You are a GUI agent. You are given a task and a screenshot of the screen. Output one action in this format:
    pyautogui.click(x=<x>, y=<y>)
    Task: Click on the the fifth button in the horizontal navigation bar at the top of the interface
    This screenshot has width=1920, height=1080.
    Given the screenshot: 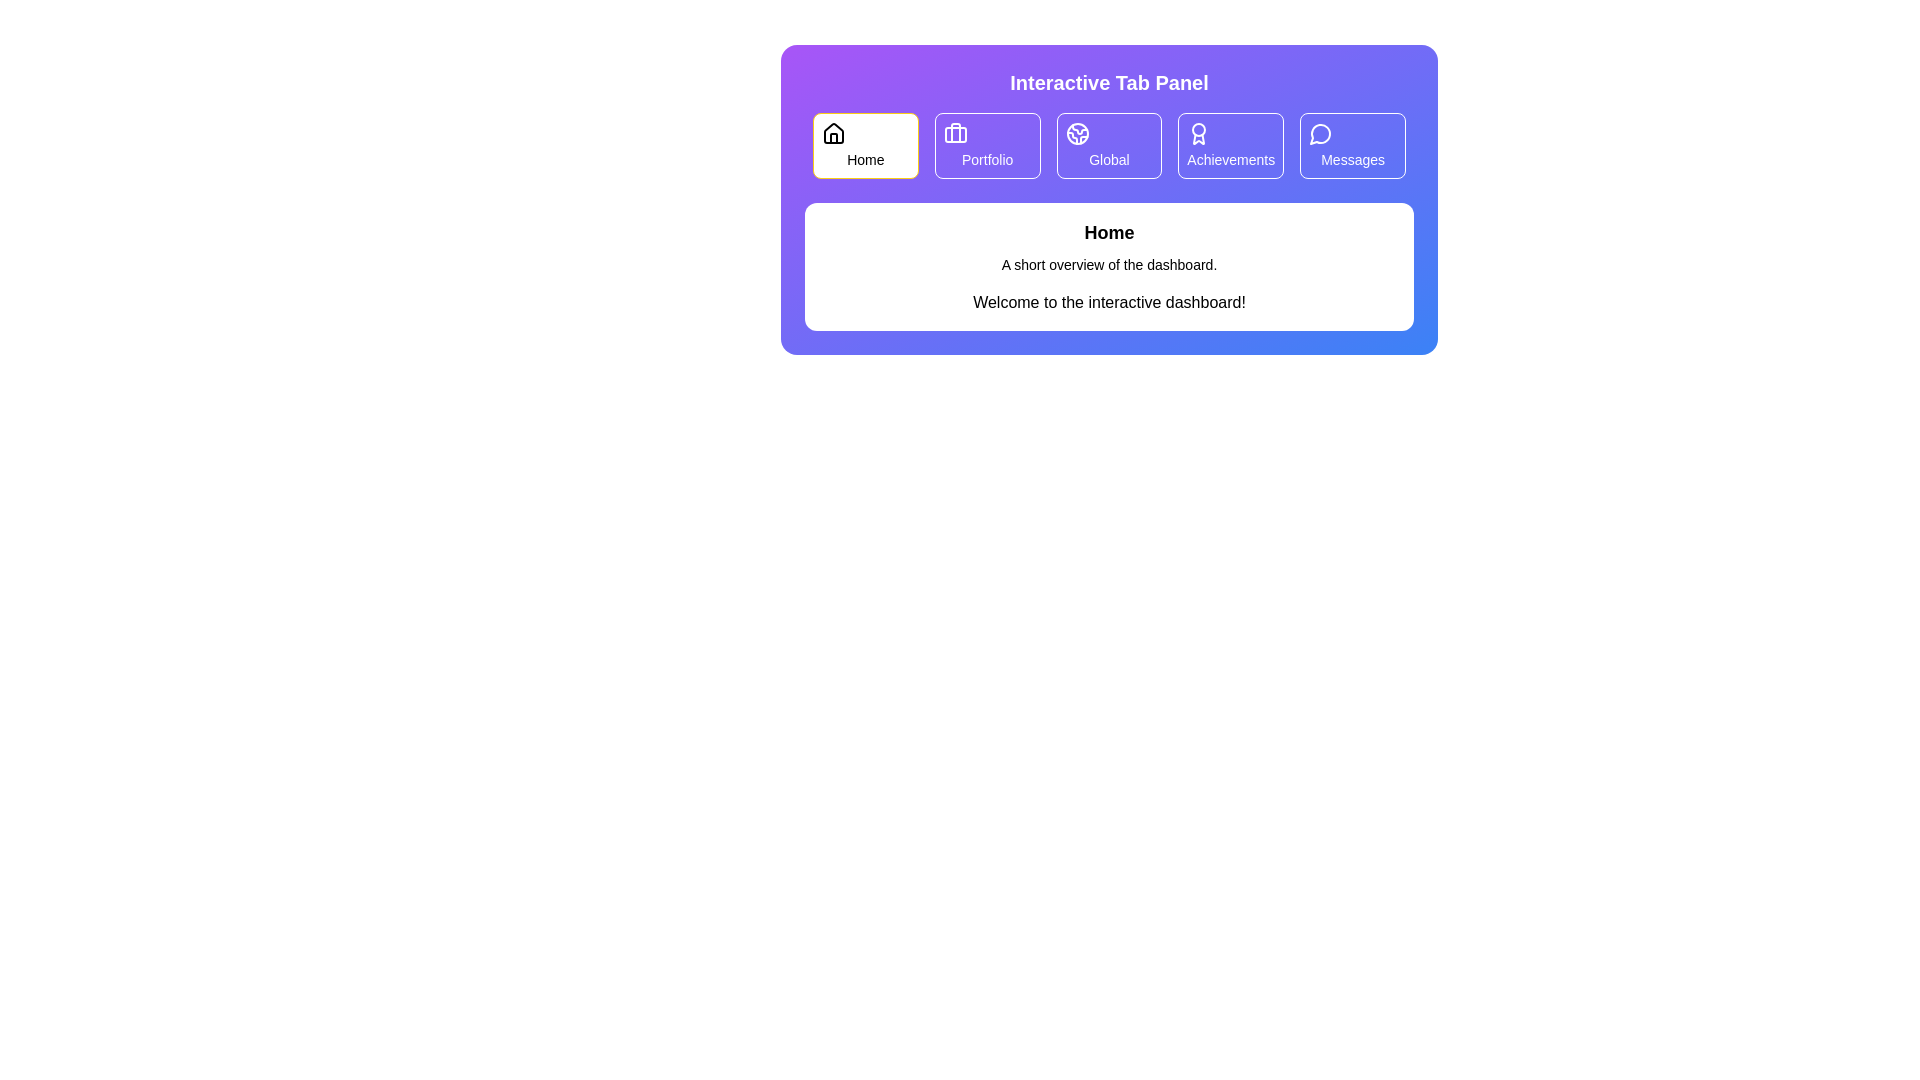 What is the action you would take?
    pyautogui.click(x=1353, y=145)
    